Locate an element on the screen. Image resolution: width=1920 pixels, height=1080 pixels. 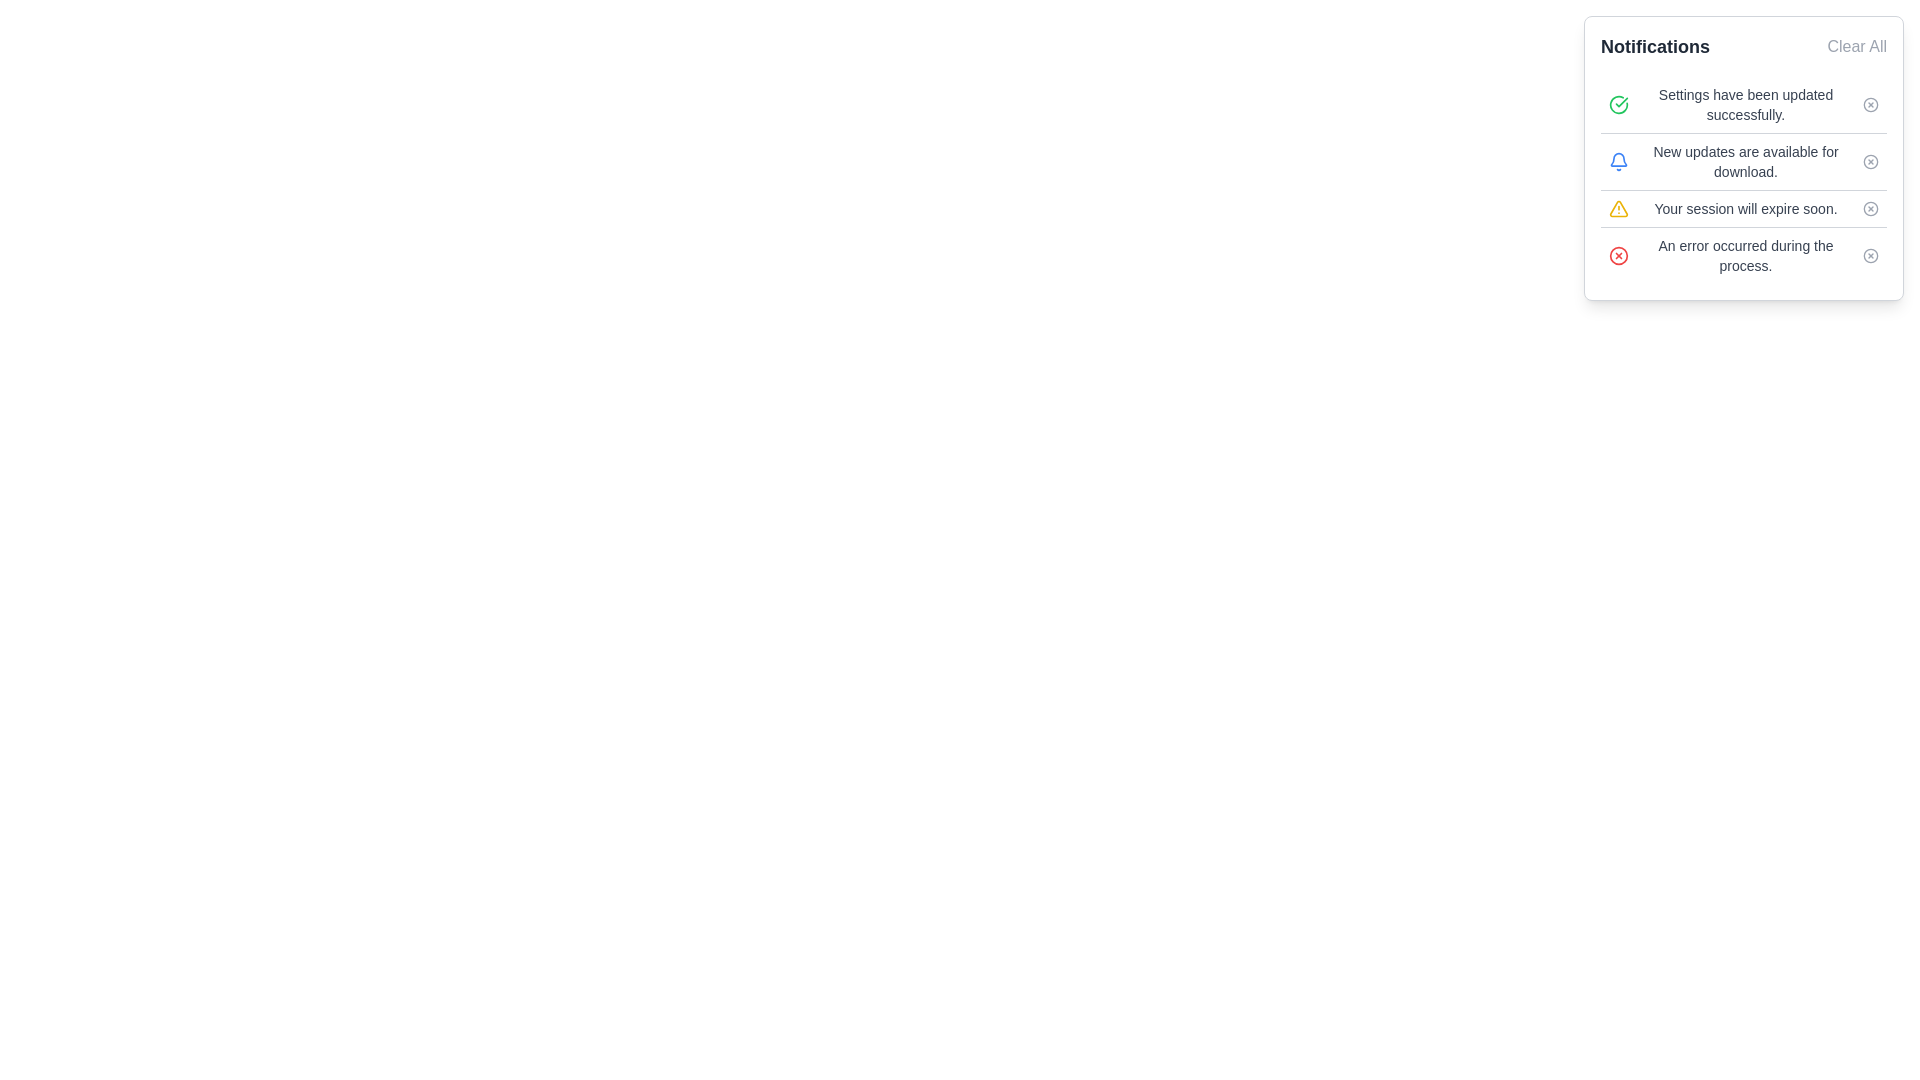
the circular outline of the close button icon located on the far right of a notification entry in the notification panel is located at coordinates (1618, 254).